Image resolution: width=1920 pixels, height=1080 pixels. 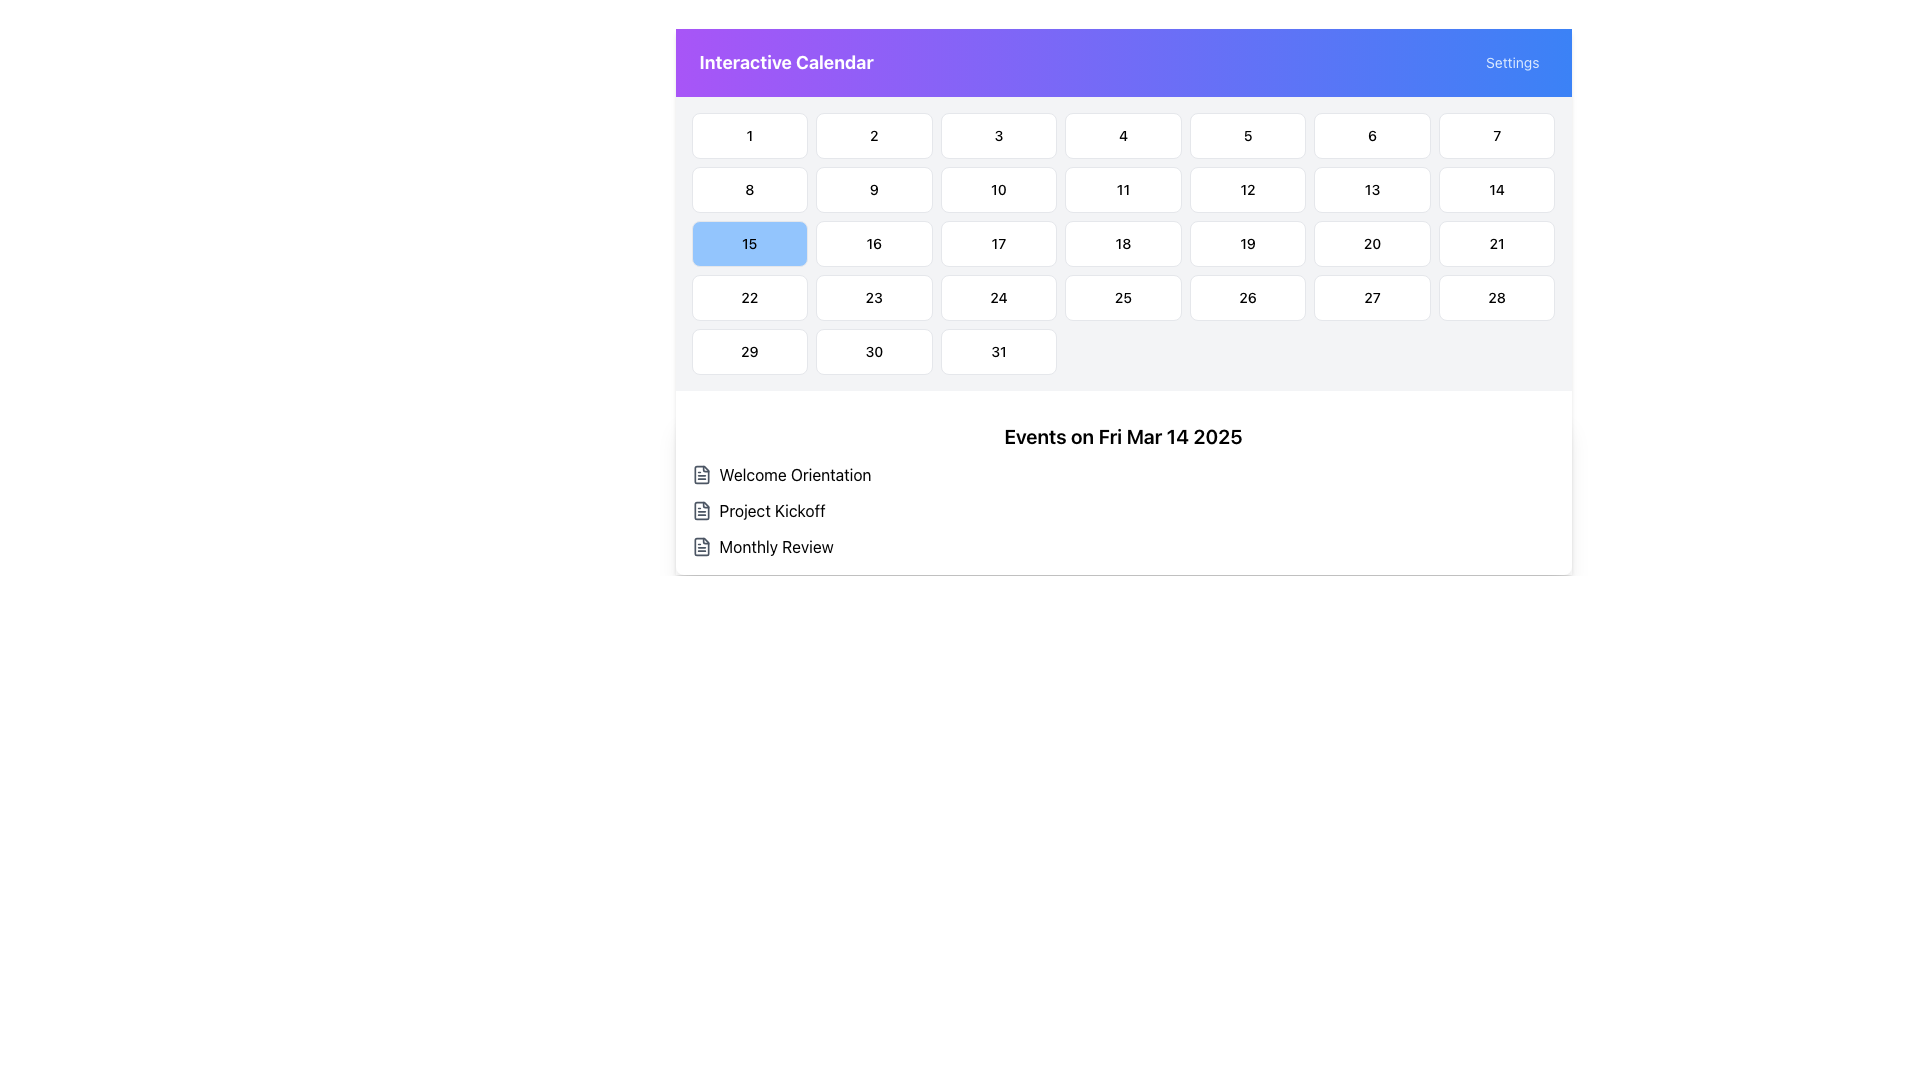 I want to click on the Calendar day cell representing the 20th day in the calendar grid layout, so click(x=1371, y=242).